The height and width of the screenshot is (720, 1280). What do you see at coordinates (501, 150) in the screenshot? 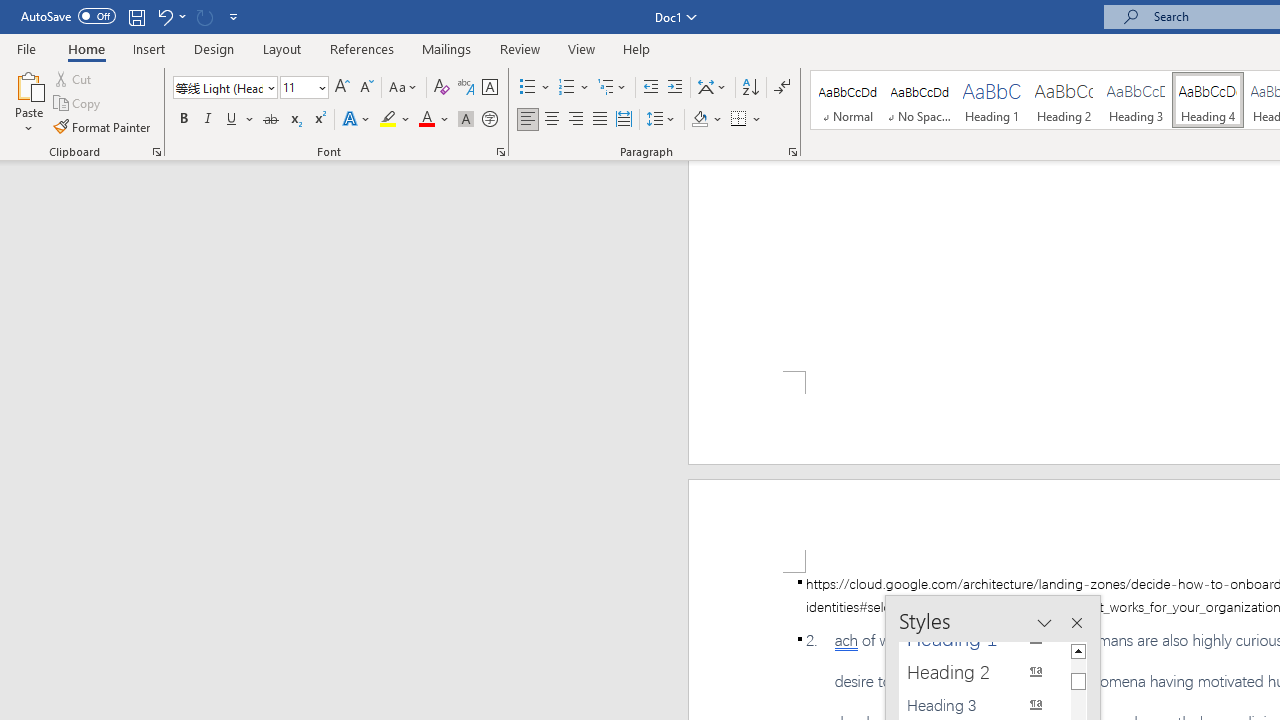
I see `'Font...'` at bounding box center [501, 150].